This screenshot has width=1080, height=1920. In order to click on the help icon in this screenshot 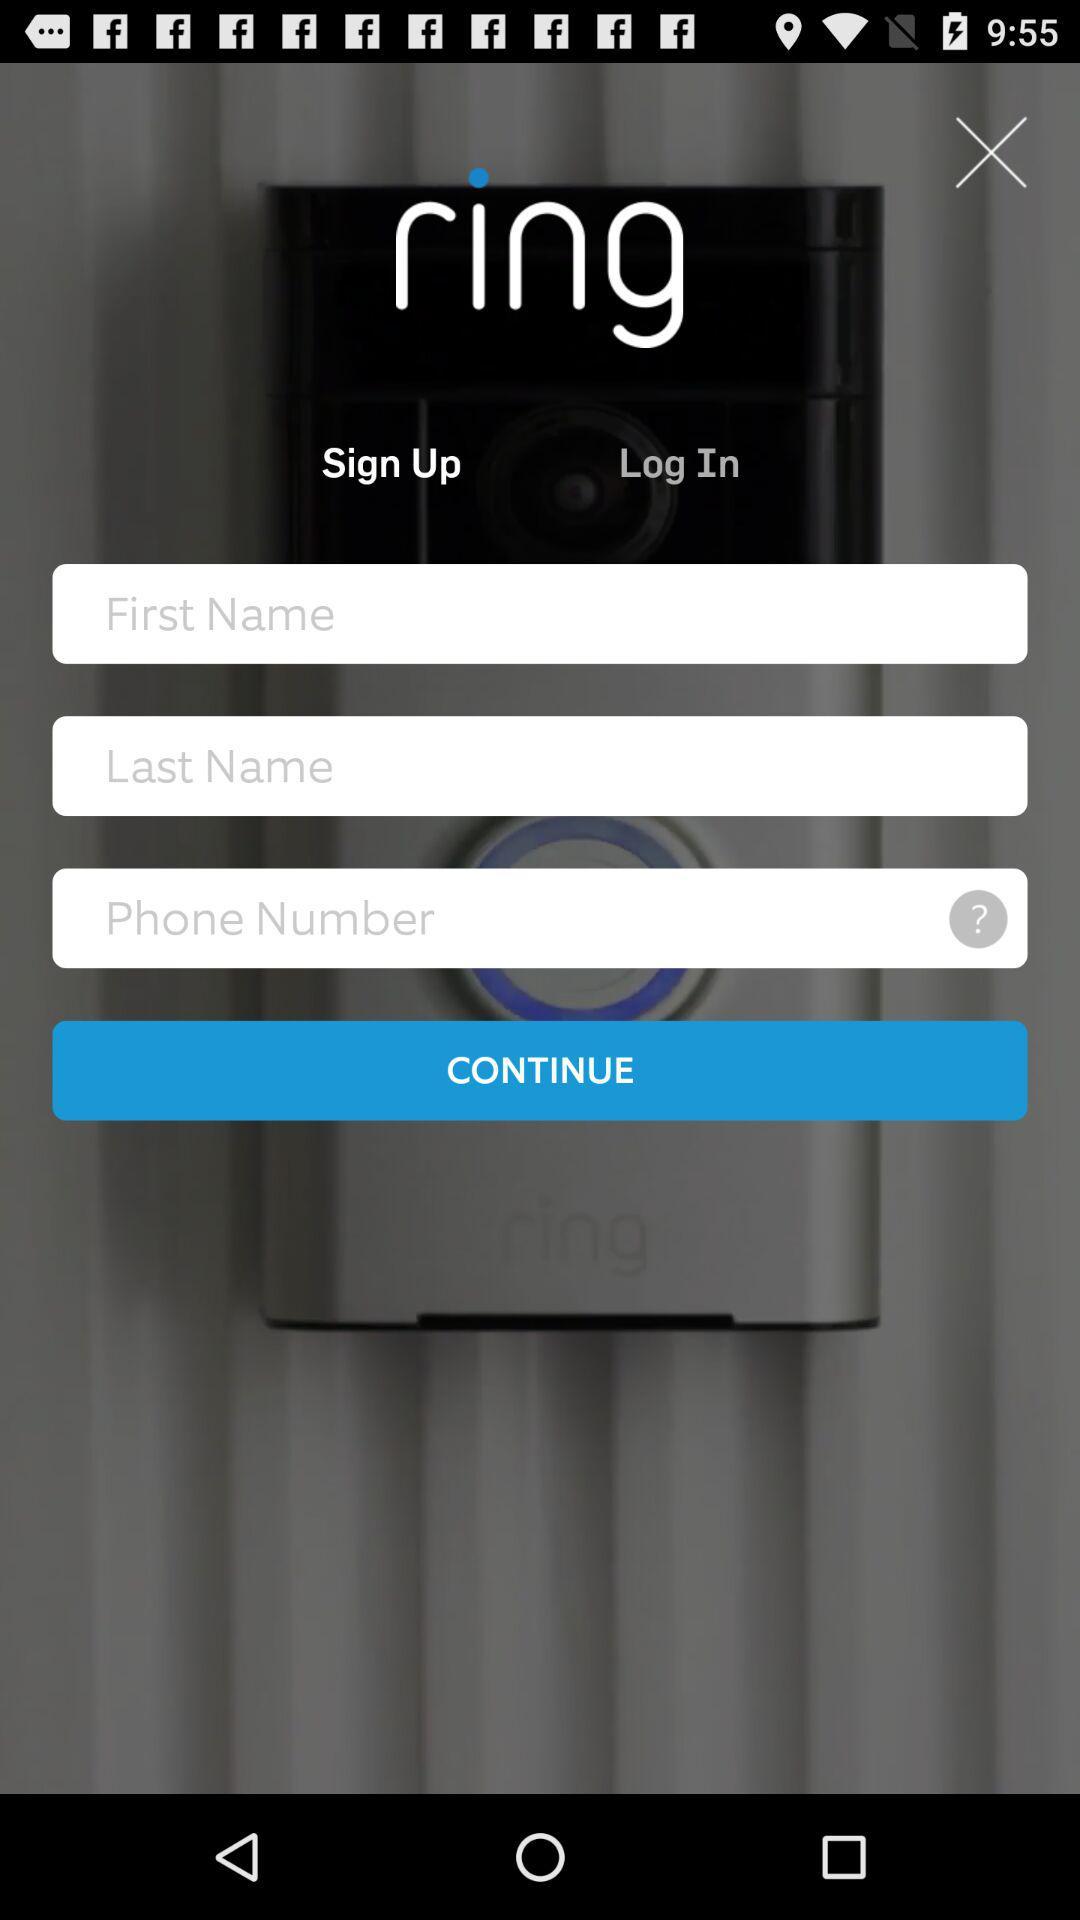, I will do `click(976, 982)`.